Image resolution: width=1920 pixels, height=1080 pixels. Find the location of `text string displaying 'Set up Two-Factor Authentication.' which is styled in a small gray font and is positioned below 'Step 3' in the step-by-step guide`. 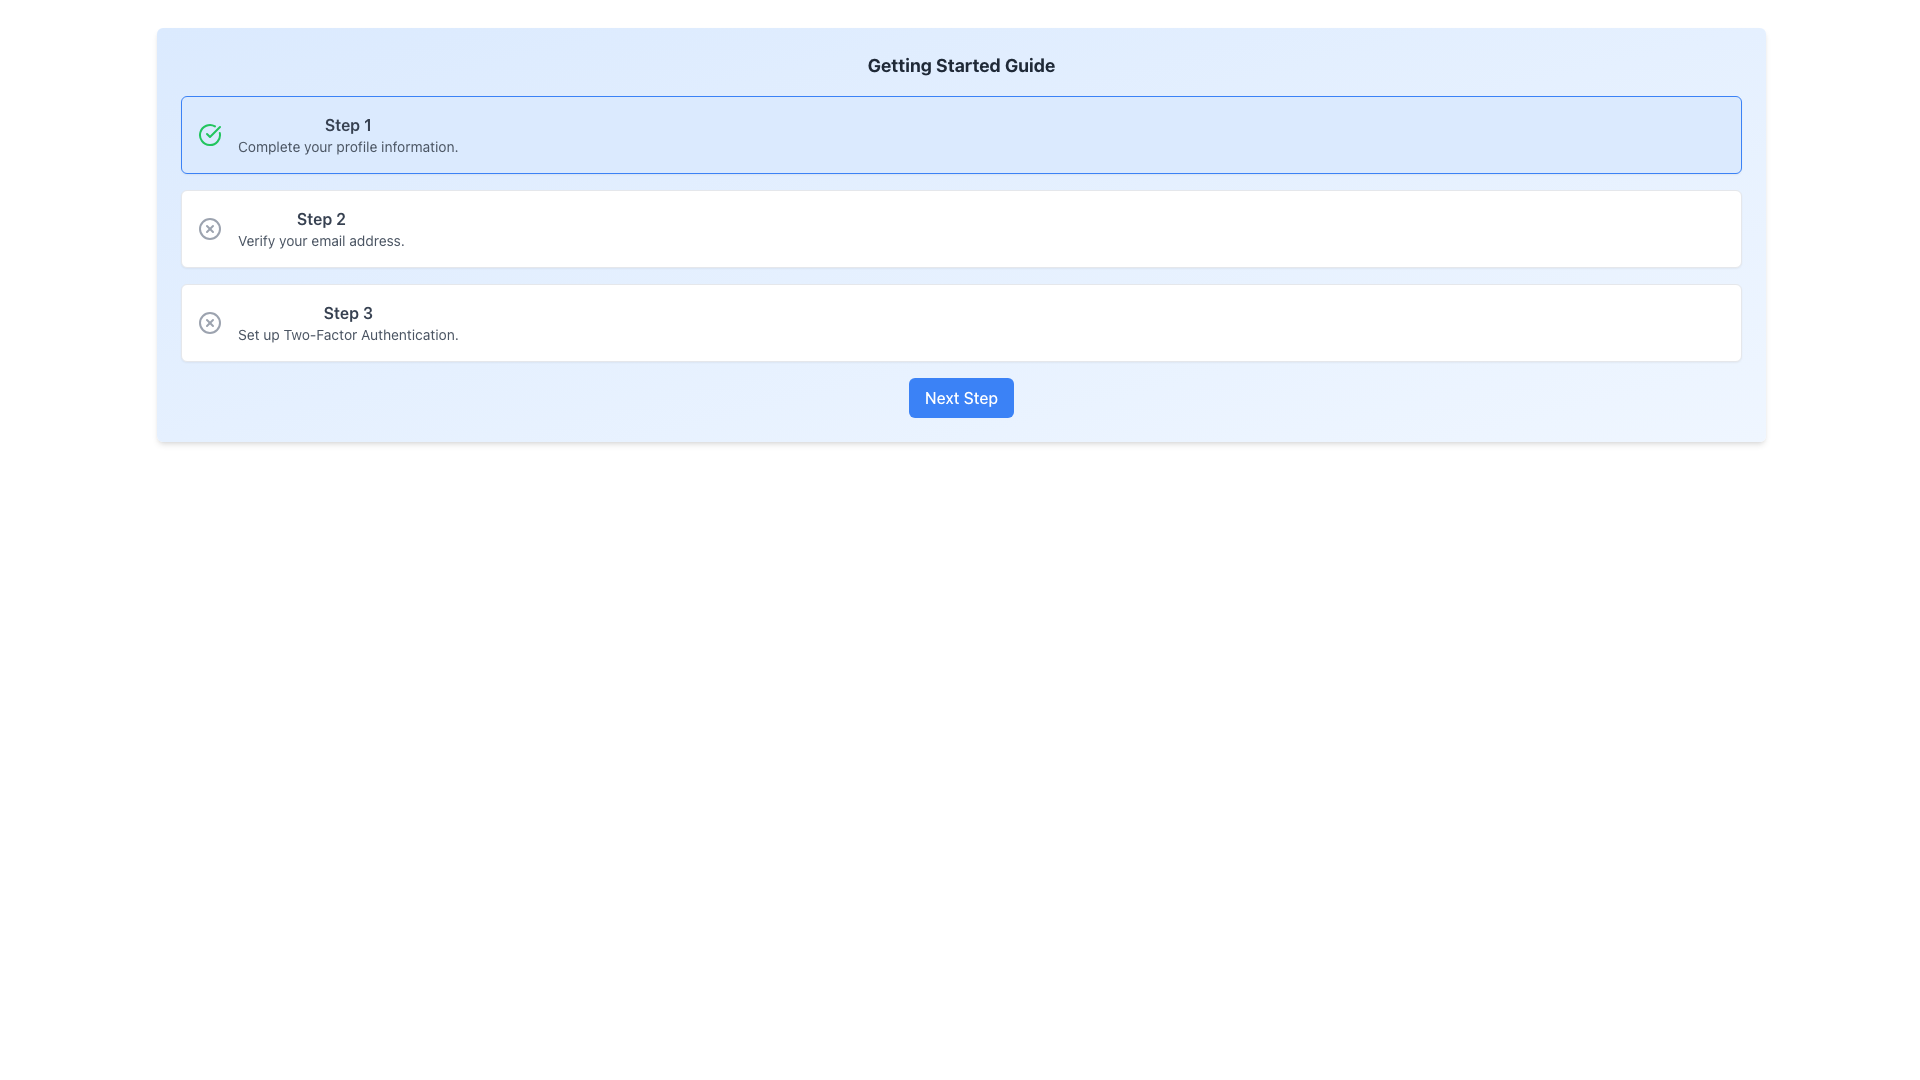

text string displaying 'Set up Two-Factor Authentication.' which is styled in a small gray font and is positioned below 'Step 3' in the step-by-step guide is located at coordinates (348, 334).